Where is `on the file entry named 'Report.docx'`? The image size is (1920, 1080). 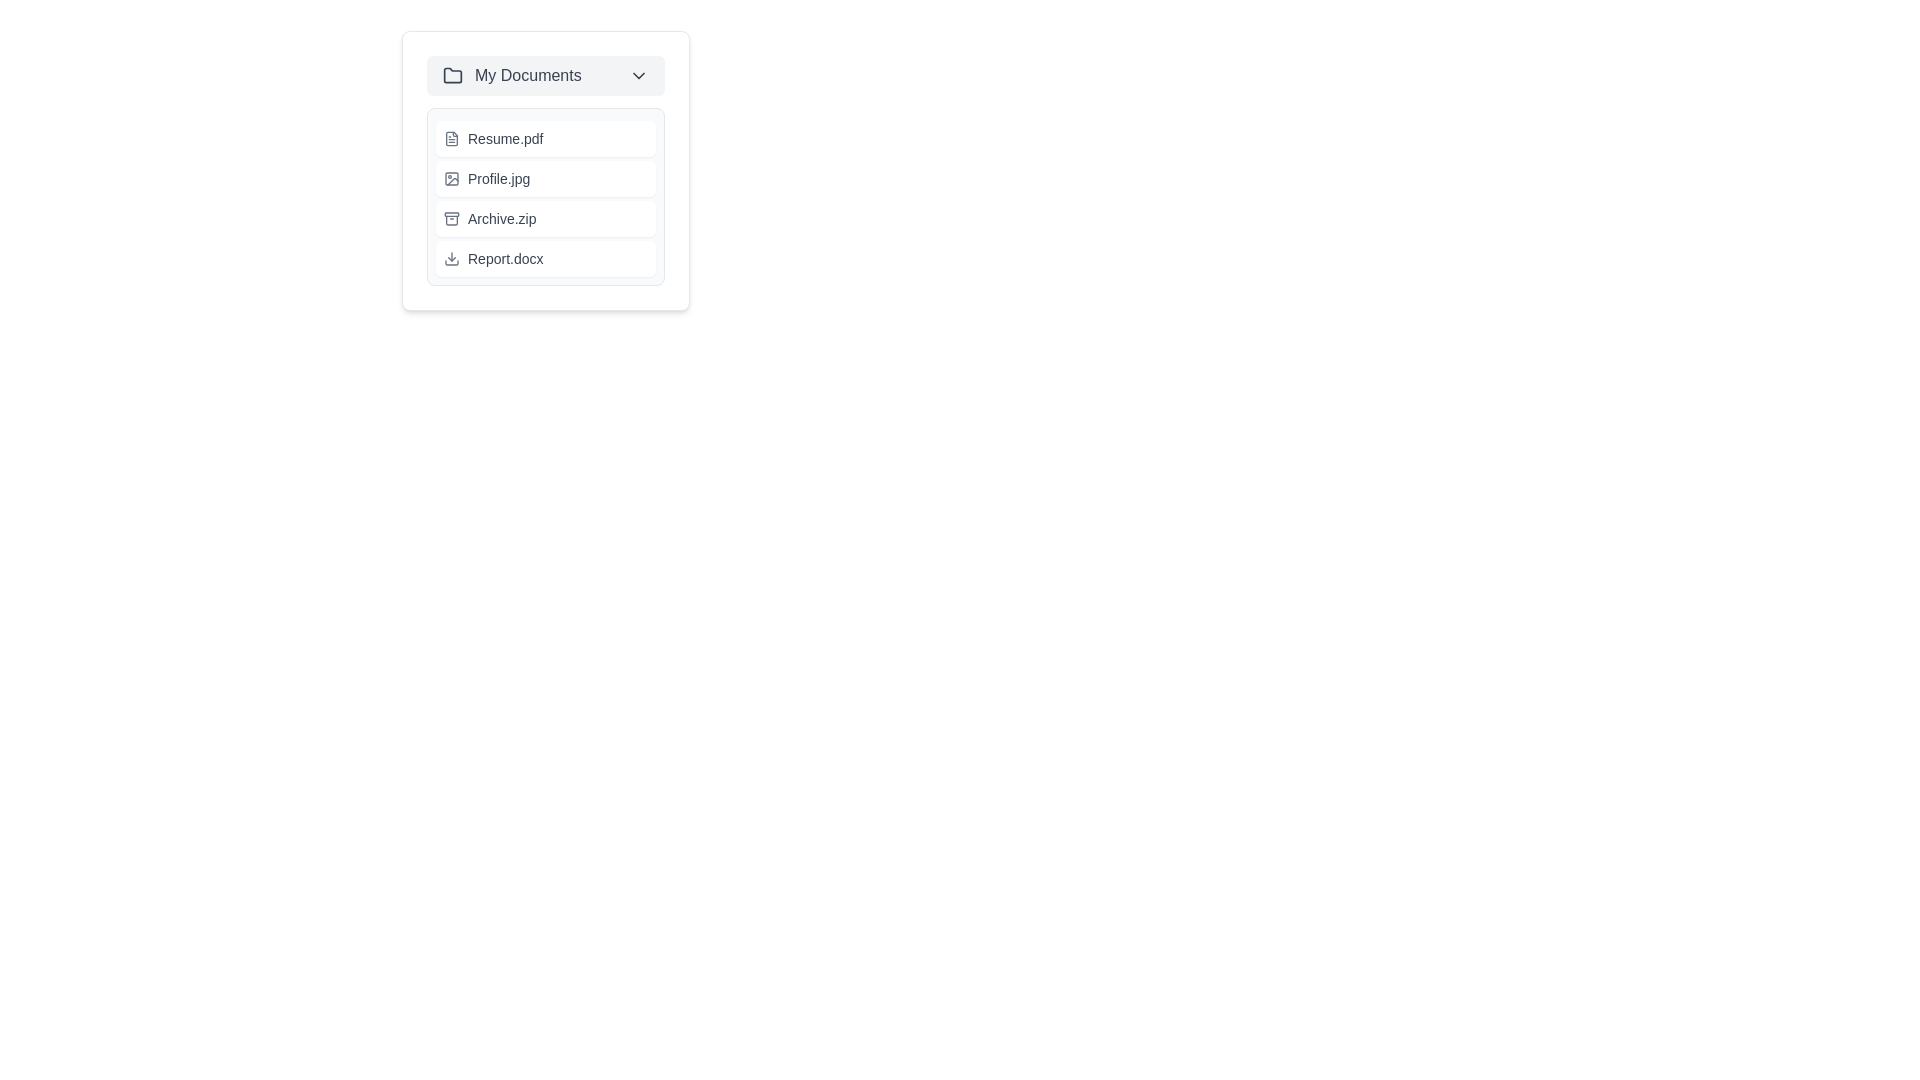
on the file entry named 'Report.docx' is located at coordinates (546, 257).